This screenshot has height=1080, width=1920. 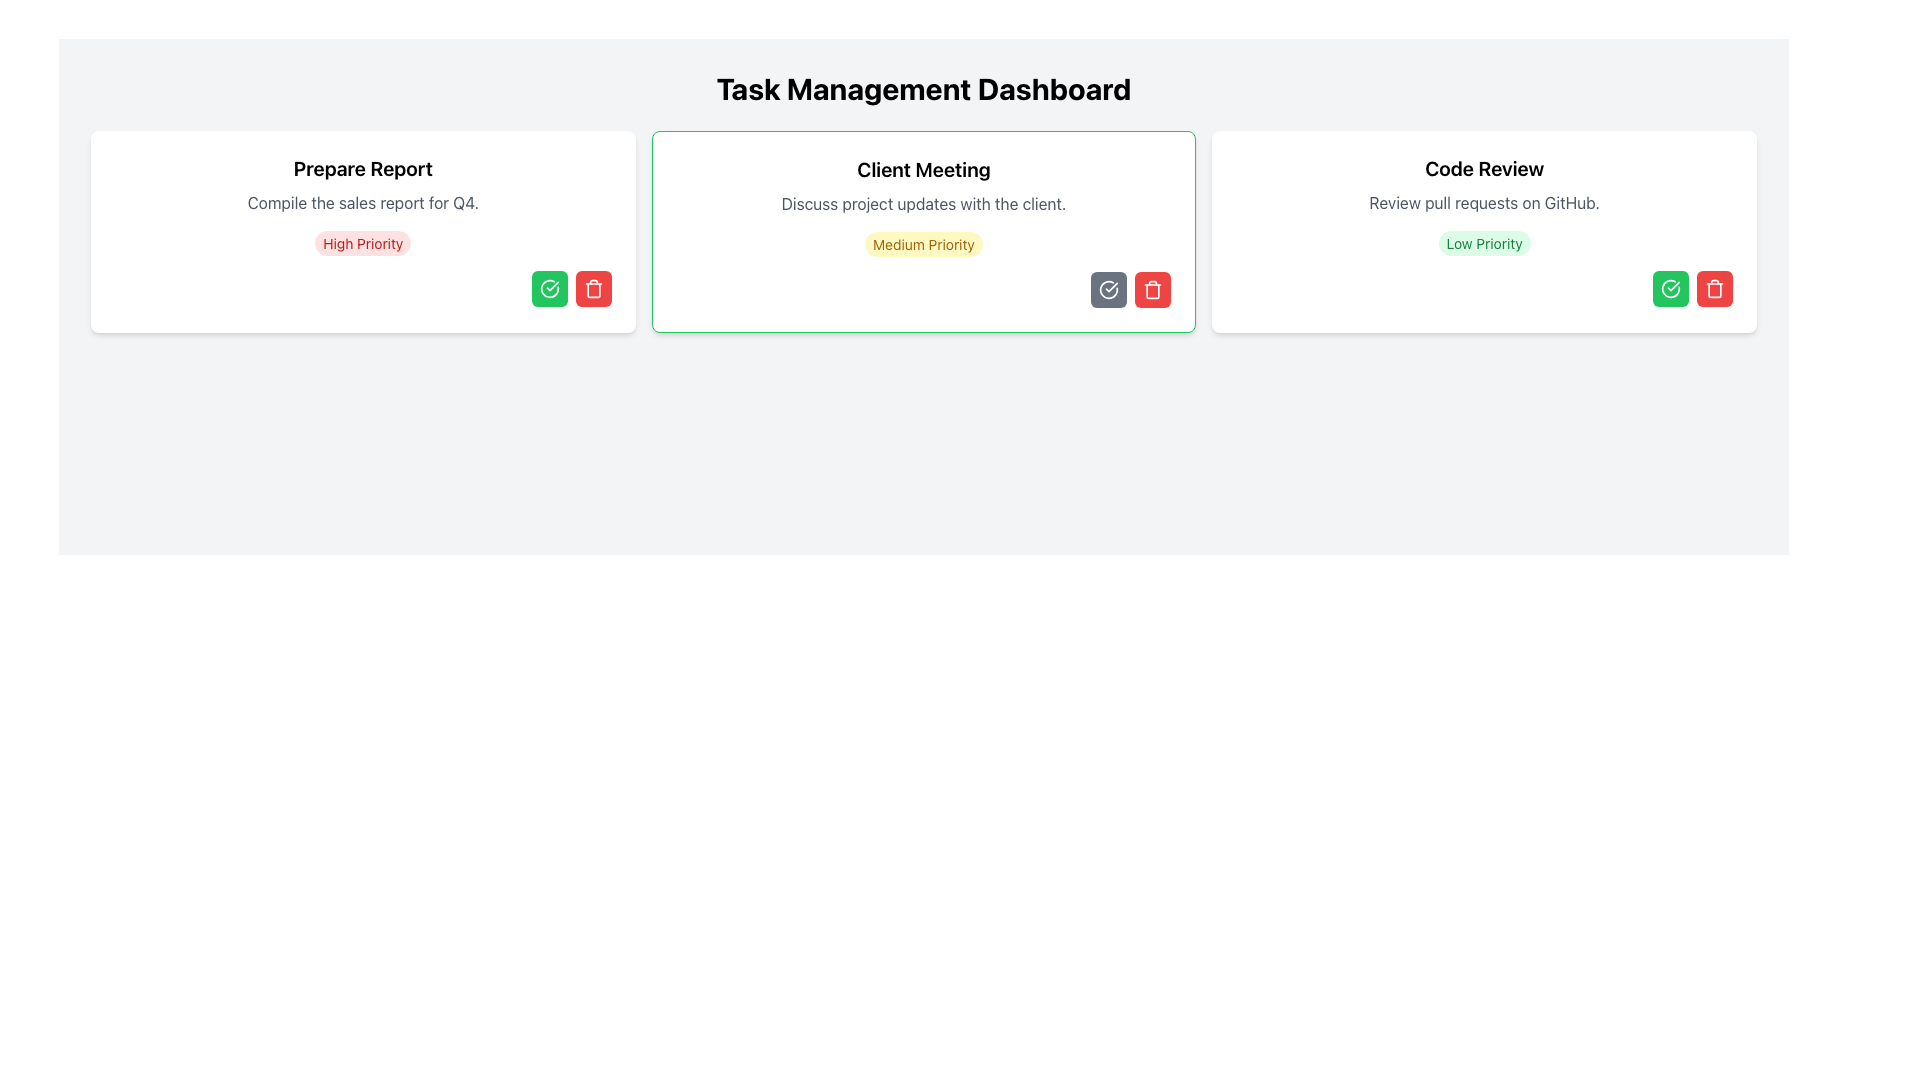 What do you see at coordinates (592, 289) in the screenshot?
I see `the delete button located at the bottom right corner of the 'Prepare Report' card, next to the green checkmark icon` at bounding box center [592, 289].